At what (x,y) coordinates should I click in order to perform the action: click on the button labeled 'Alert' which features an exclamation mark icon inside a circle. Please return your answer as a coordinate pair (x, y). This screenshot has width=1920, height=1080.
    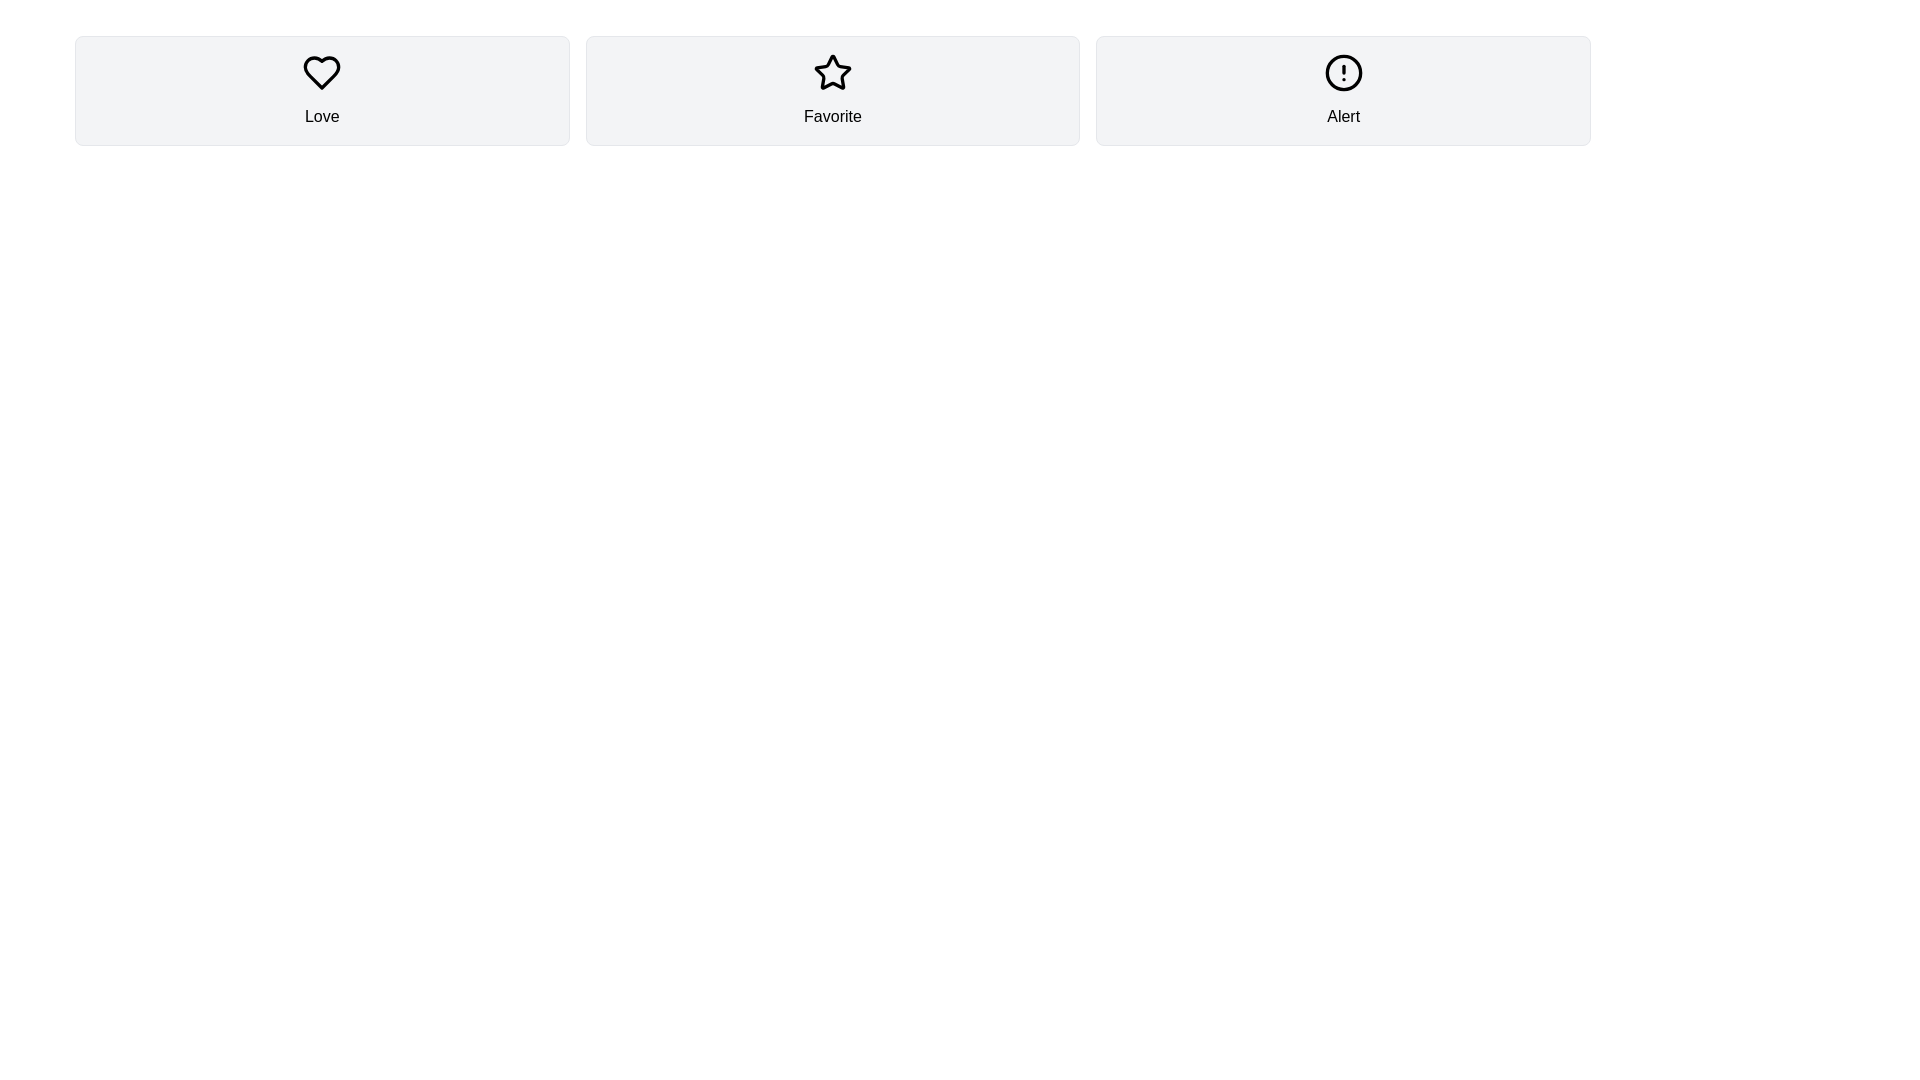
    Looking at the image, I should click on (1343, 91).